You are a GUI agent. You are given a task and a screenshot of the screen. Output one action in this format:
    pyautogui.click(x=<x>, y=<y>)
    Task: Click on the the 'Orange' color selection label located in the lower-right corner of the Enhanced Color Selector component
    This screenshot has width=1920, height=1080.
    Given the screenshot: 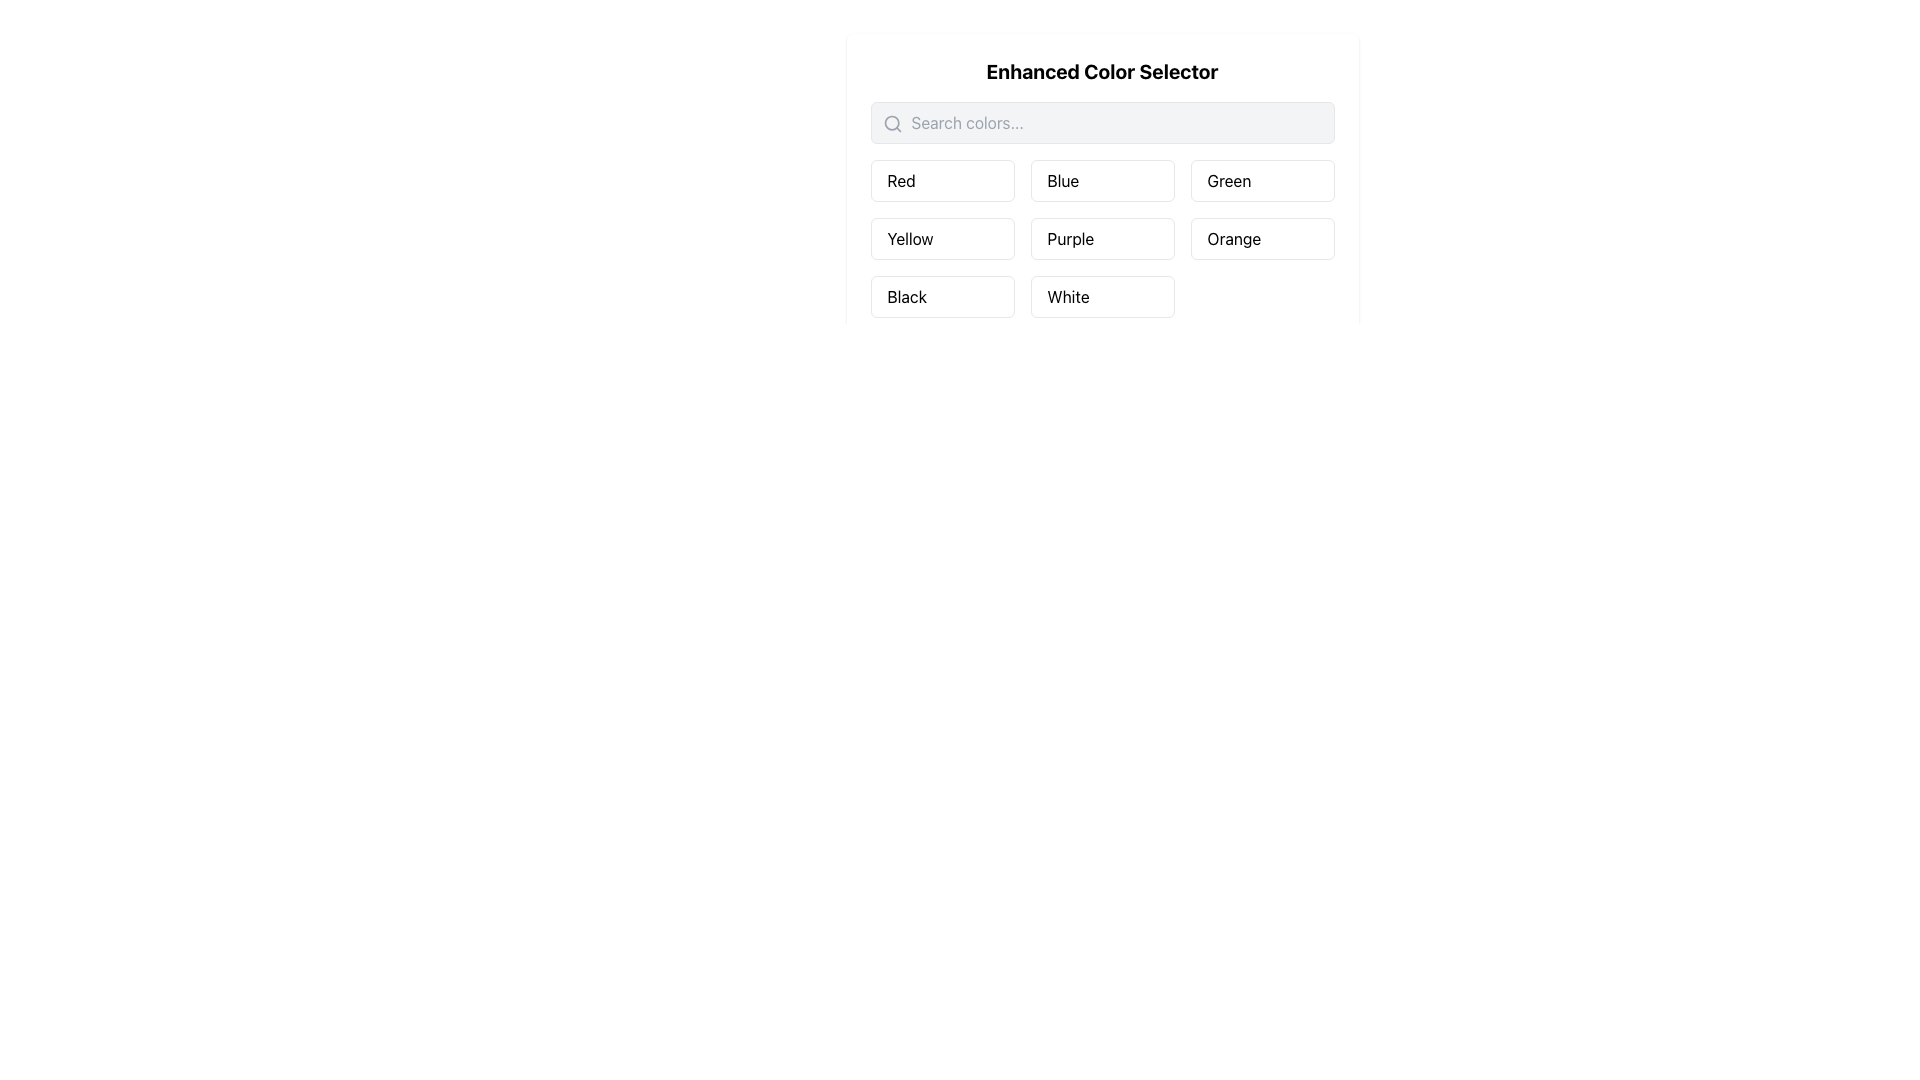 What is the action you would take?
    pyautogui.click(x=1233, y=238)
    